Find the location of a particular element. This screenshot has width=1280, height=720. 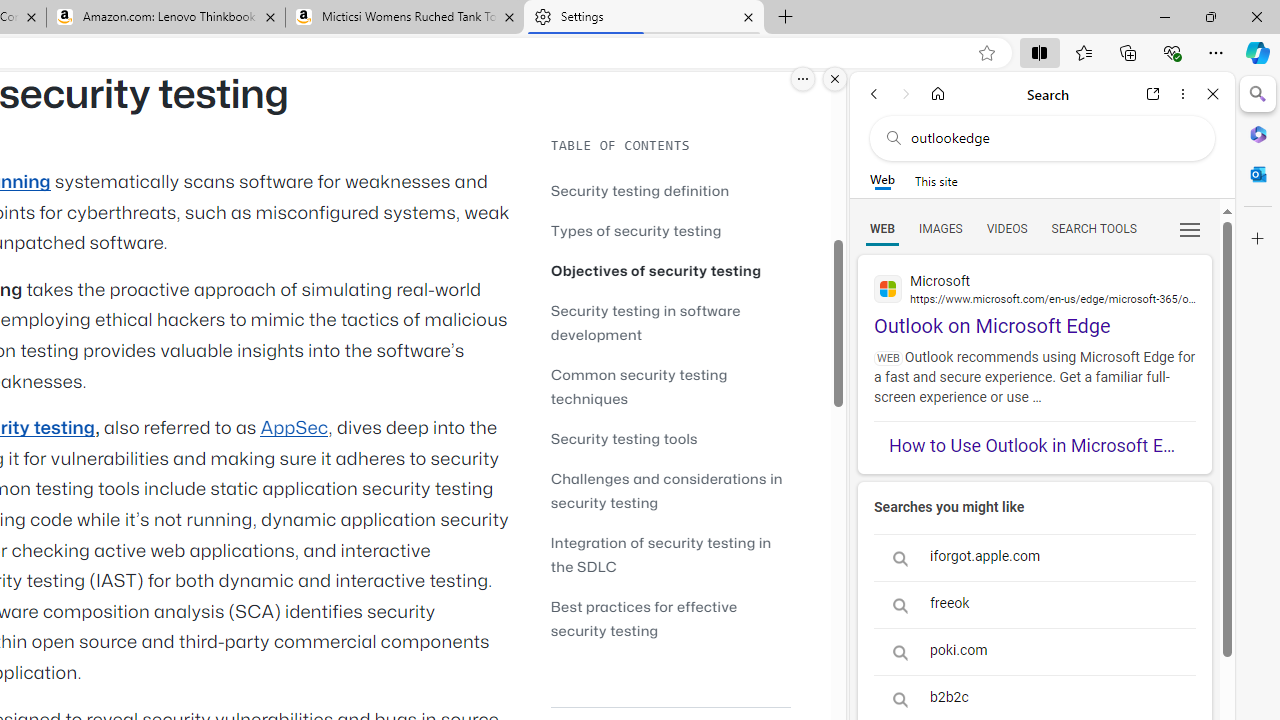

'Security testing definition' is located at coordinates (640, 190).